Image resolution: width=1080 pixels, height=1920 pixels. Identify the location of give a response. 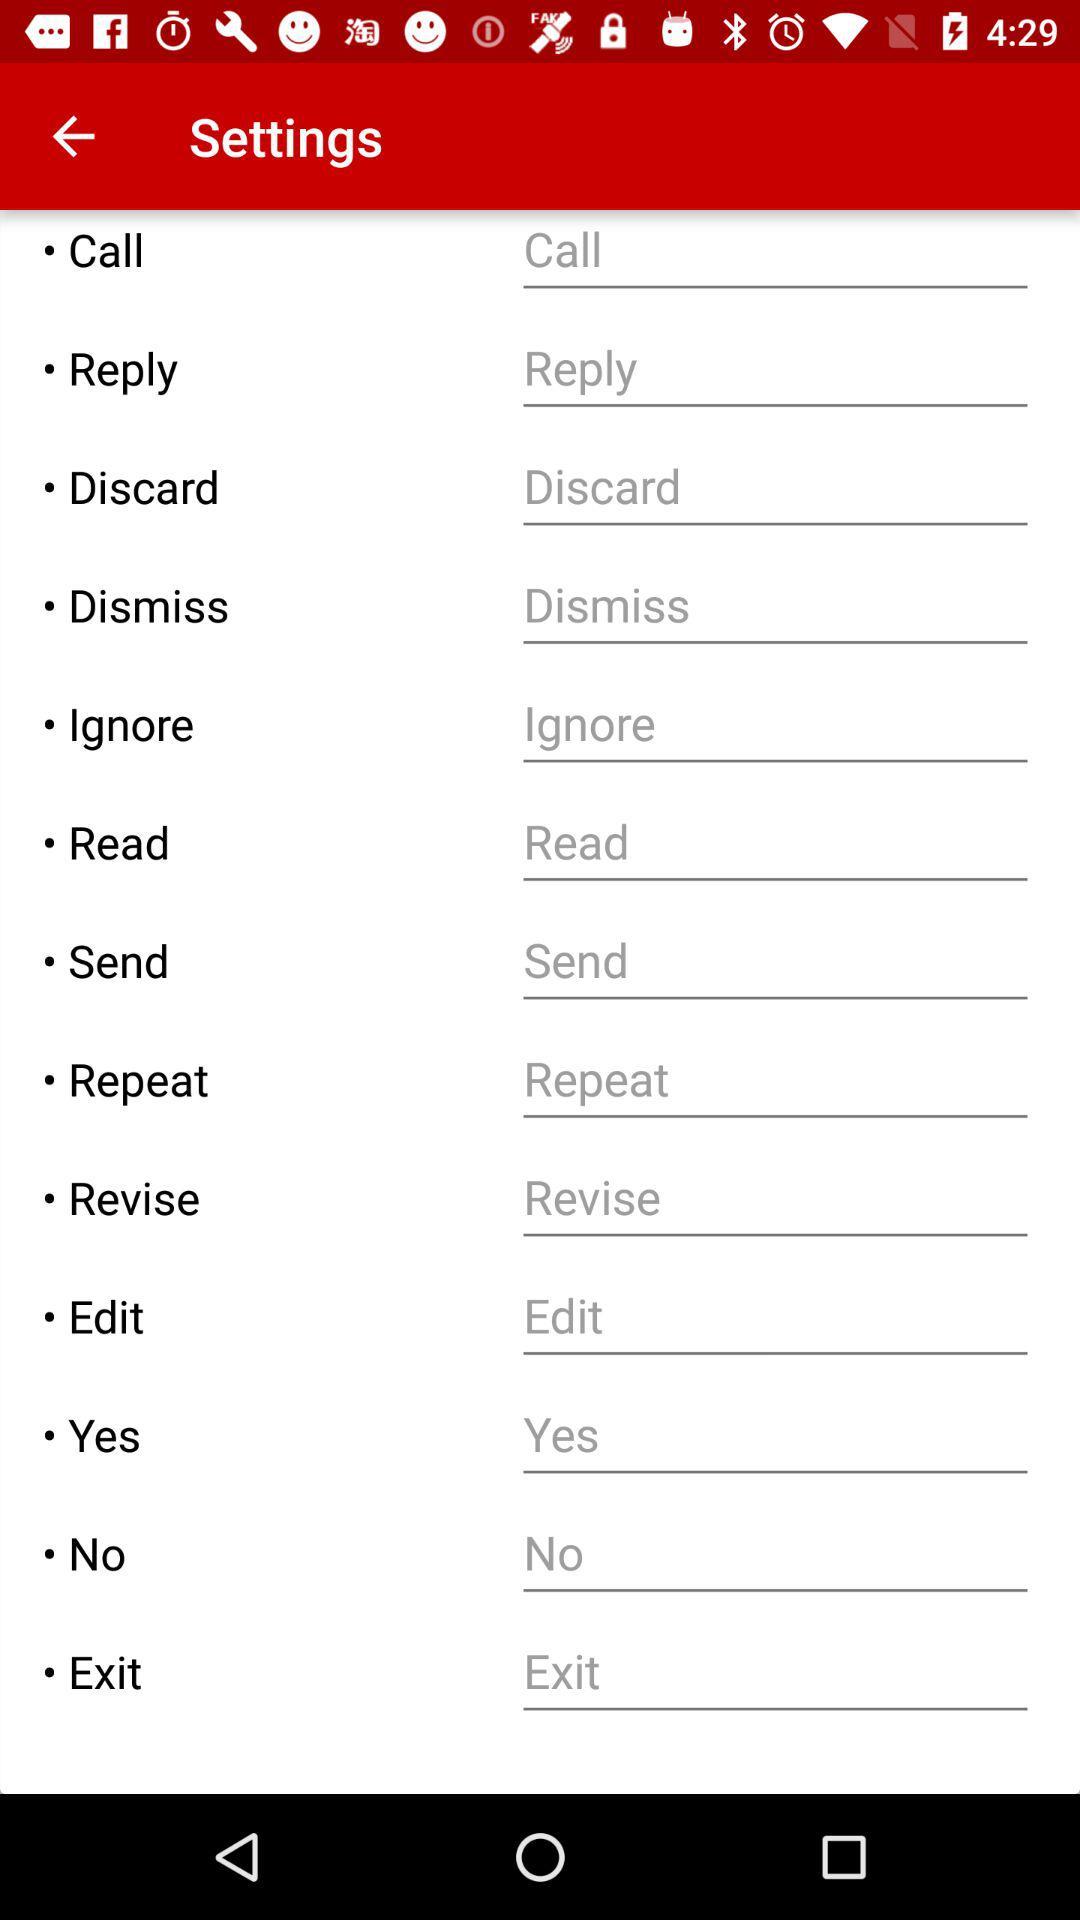
(774, 368).